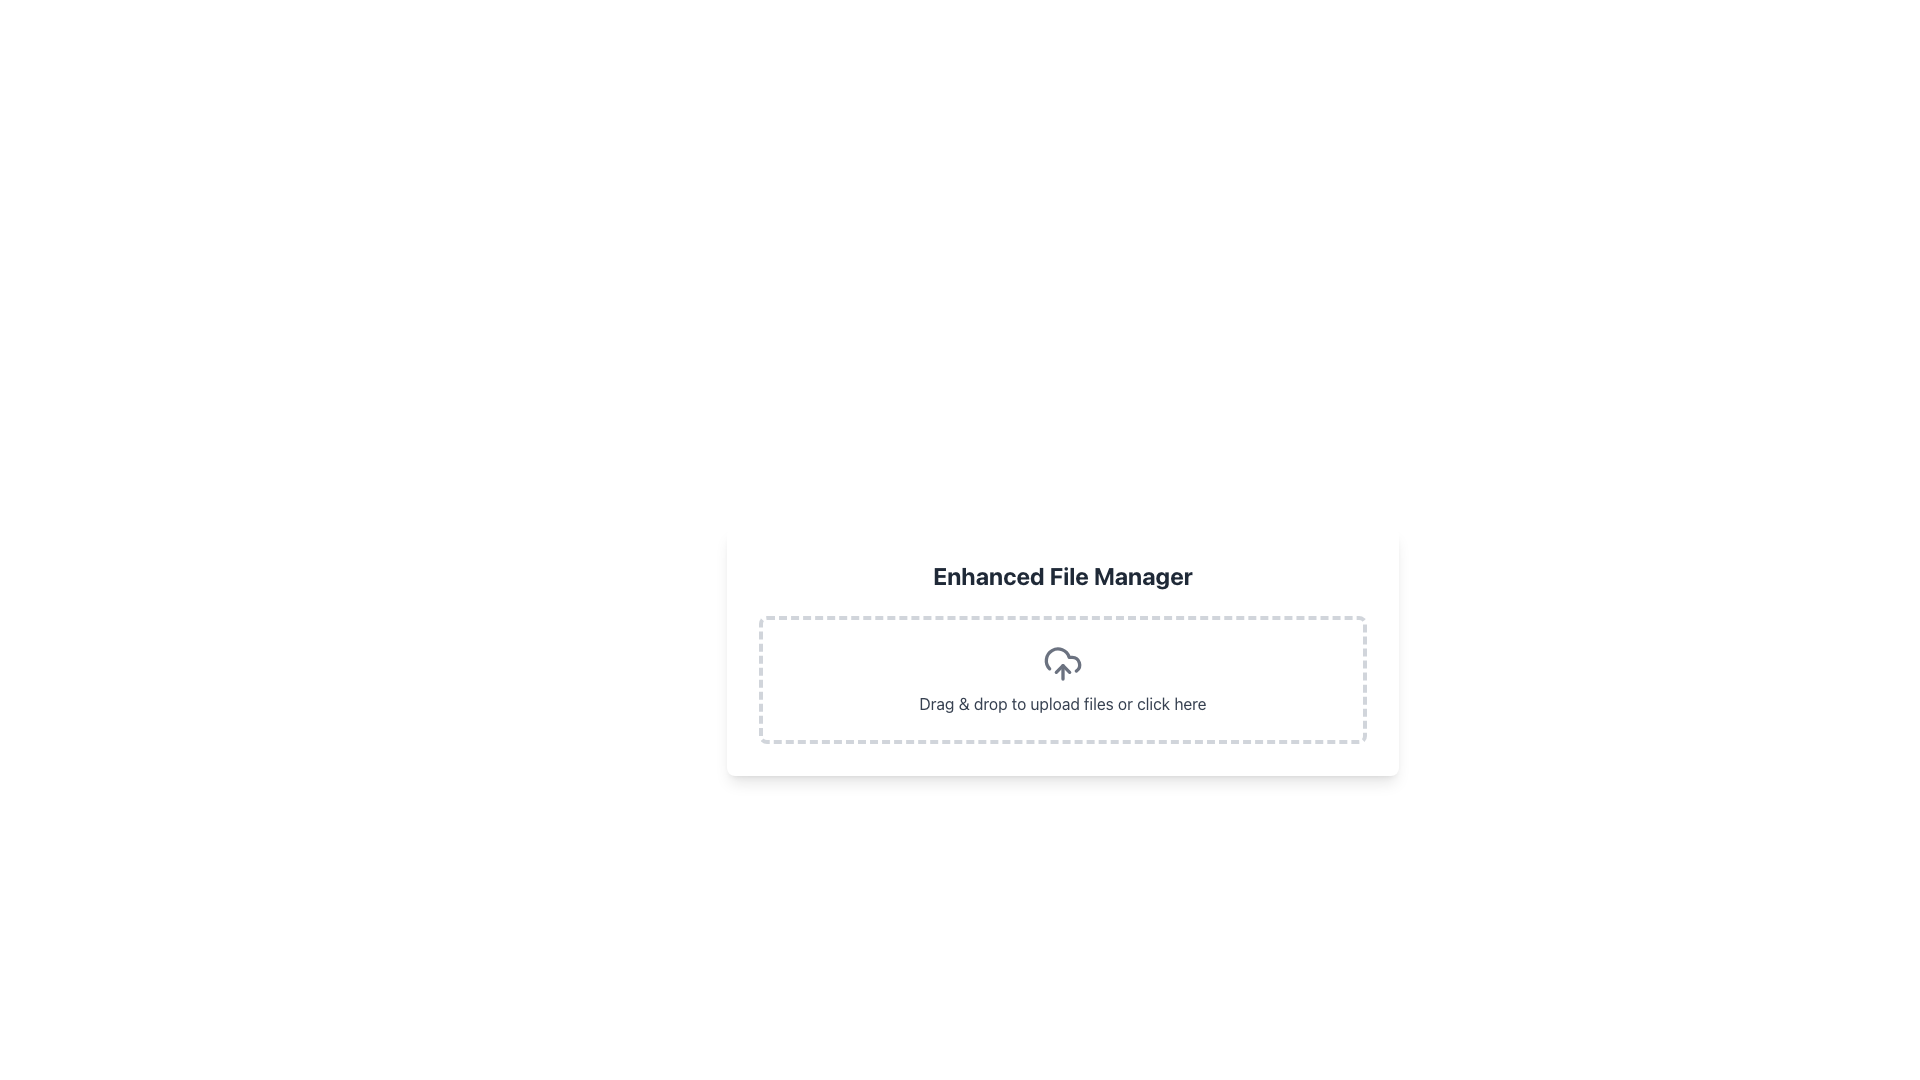 Image resolution: width=1920 pixels, height=1080 pixels. I want to click on the text label that displays 'Drag & drop to upload files or click here.' to initiate file uploading, so click(1061, 703).